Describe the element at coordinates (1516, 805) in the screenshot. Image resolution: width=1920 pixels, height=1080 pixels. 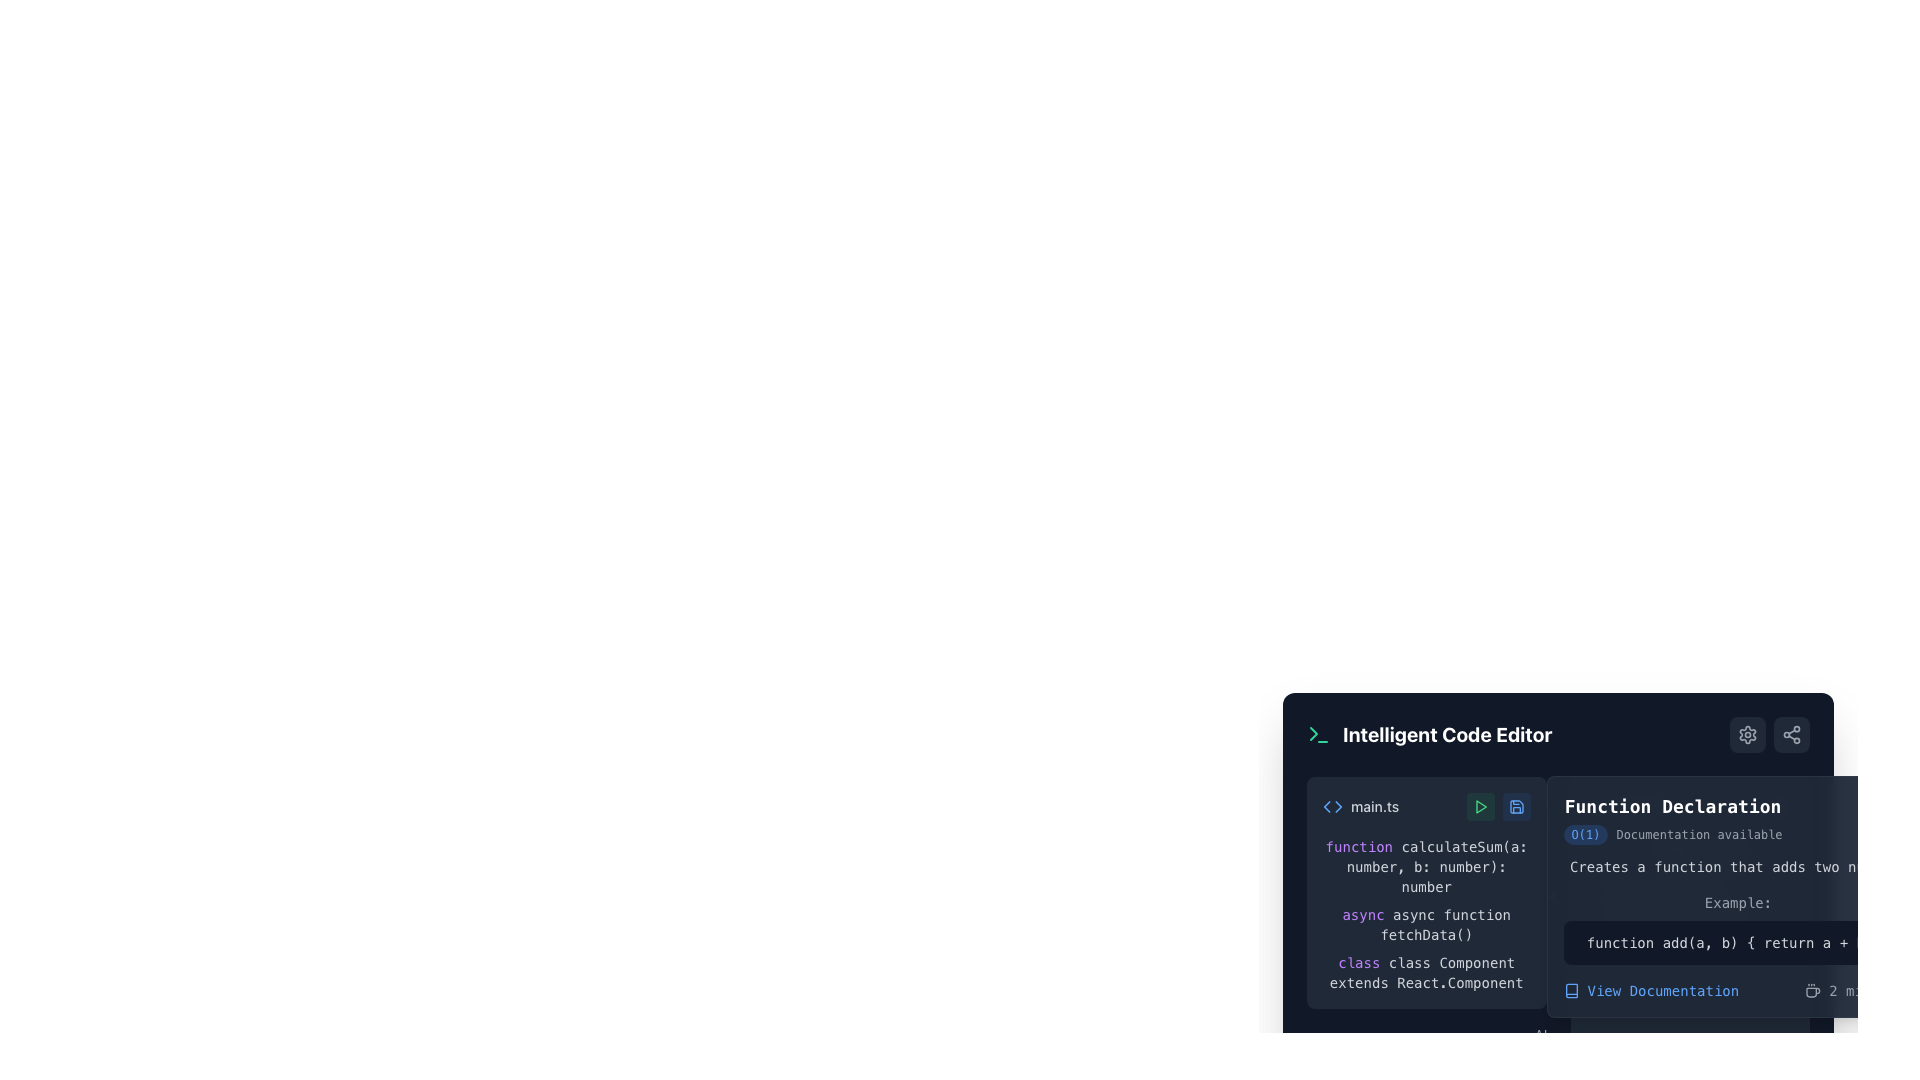
I see `the Save button located to the right of the green play button to observe any hover effects` at that location.